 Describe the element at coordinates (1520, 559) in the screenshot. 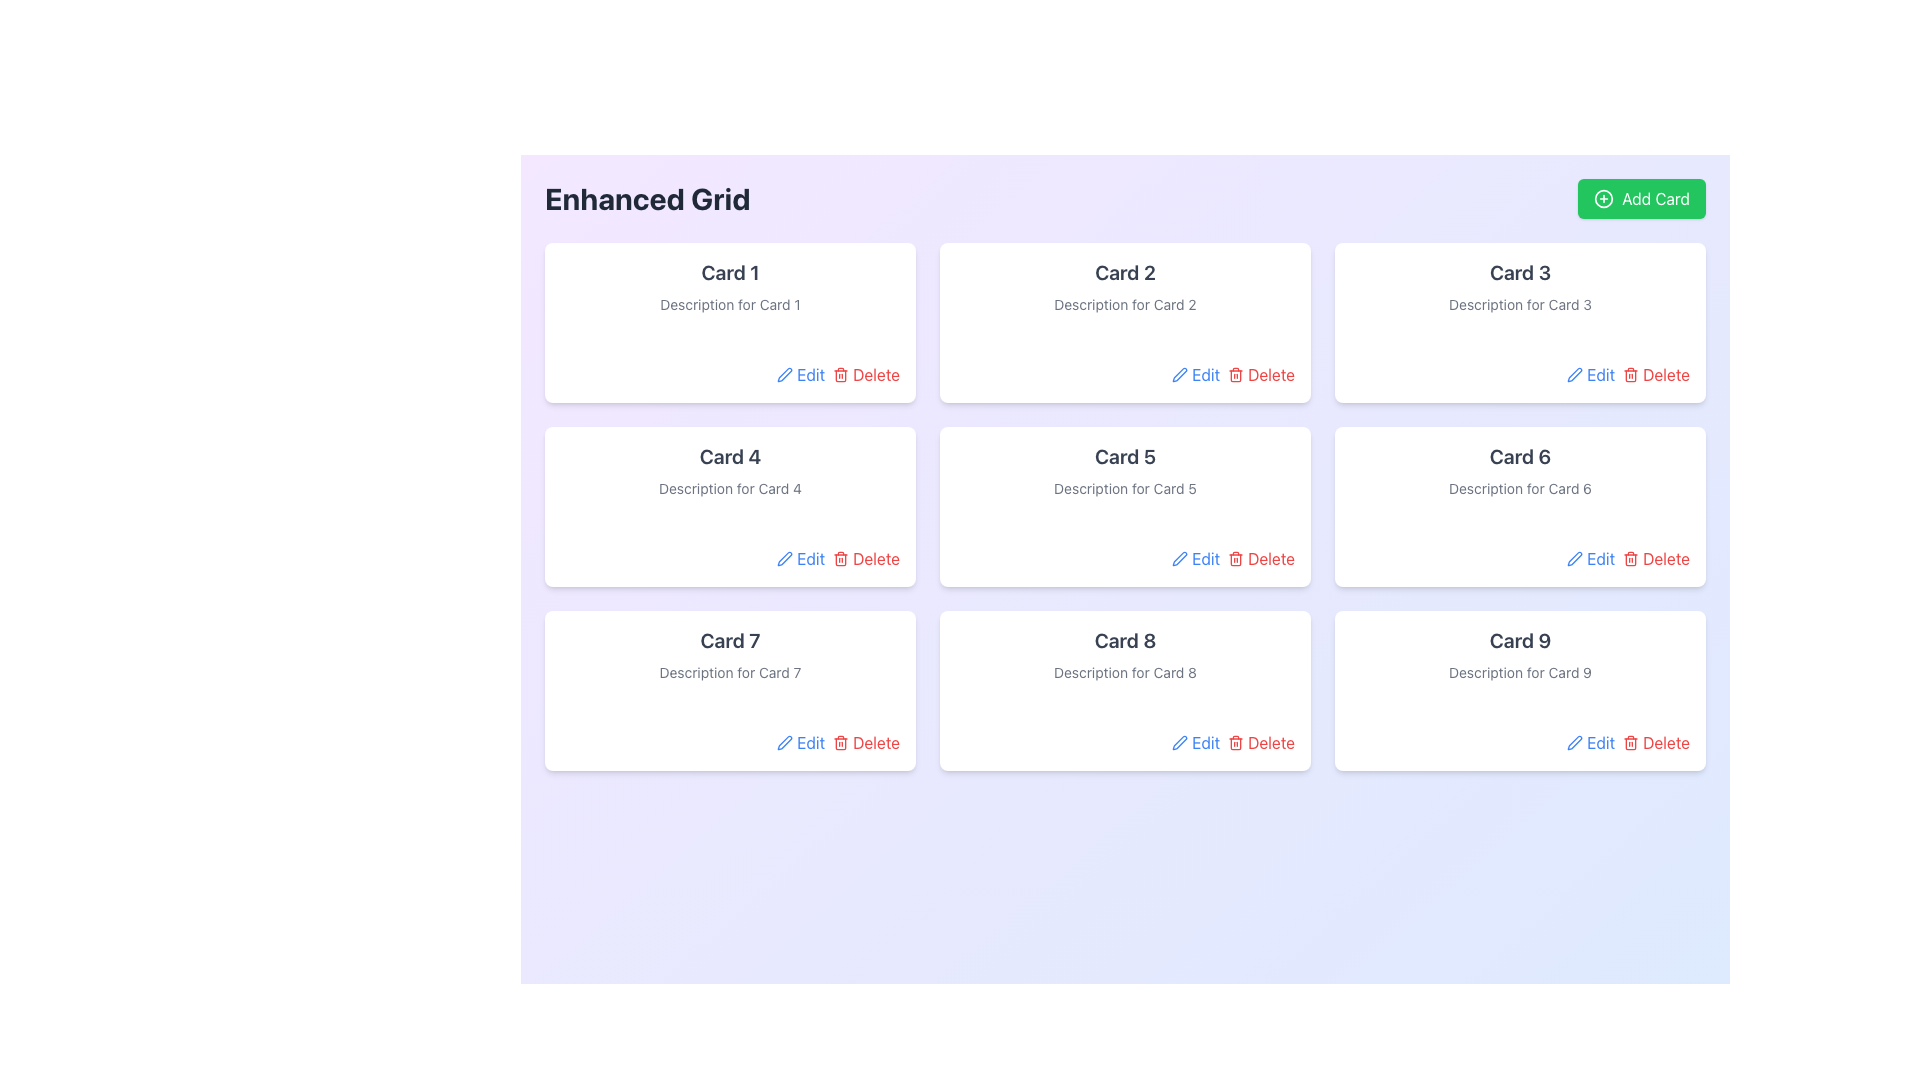

I see `the 'Delete' option in the interactive menu located at the bottom-right corner of 'Card 6'` at that location.